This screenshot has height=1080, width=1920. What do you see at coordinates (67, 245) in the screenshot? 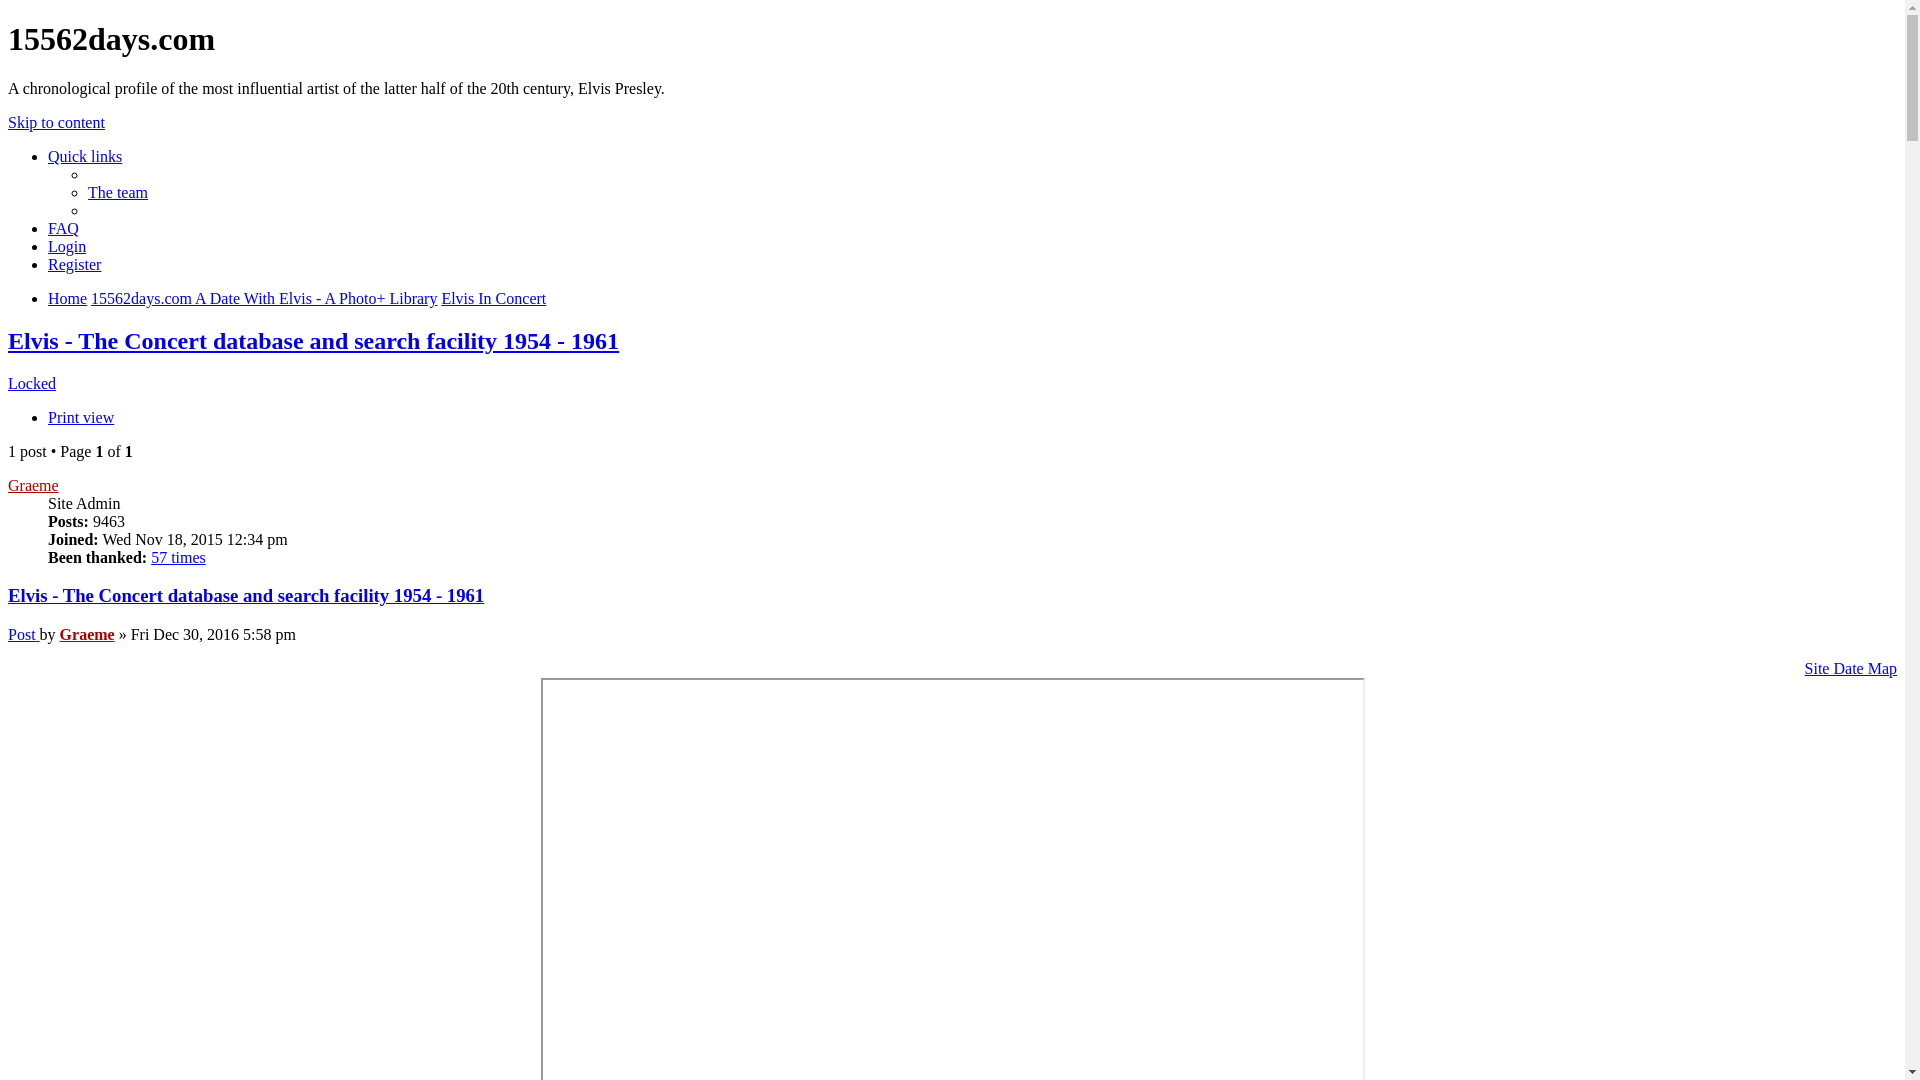
I see `'Login'` at bounding box center [67, 245].